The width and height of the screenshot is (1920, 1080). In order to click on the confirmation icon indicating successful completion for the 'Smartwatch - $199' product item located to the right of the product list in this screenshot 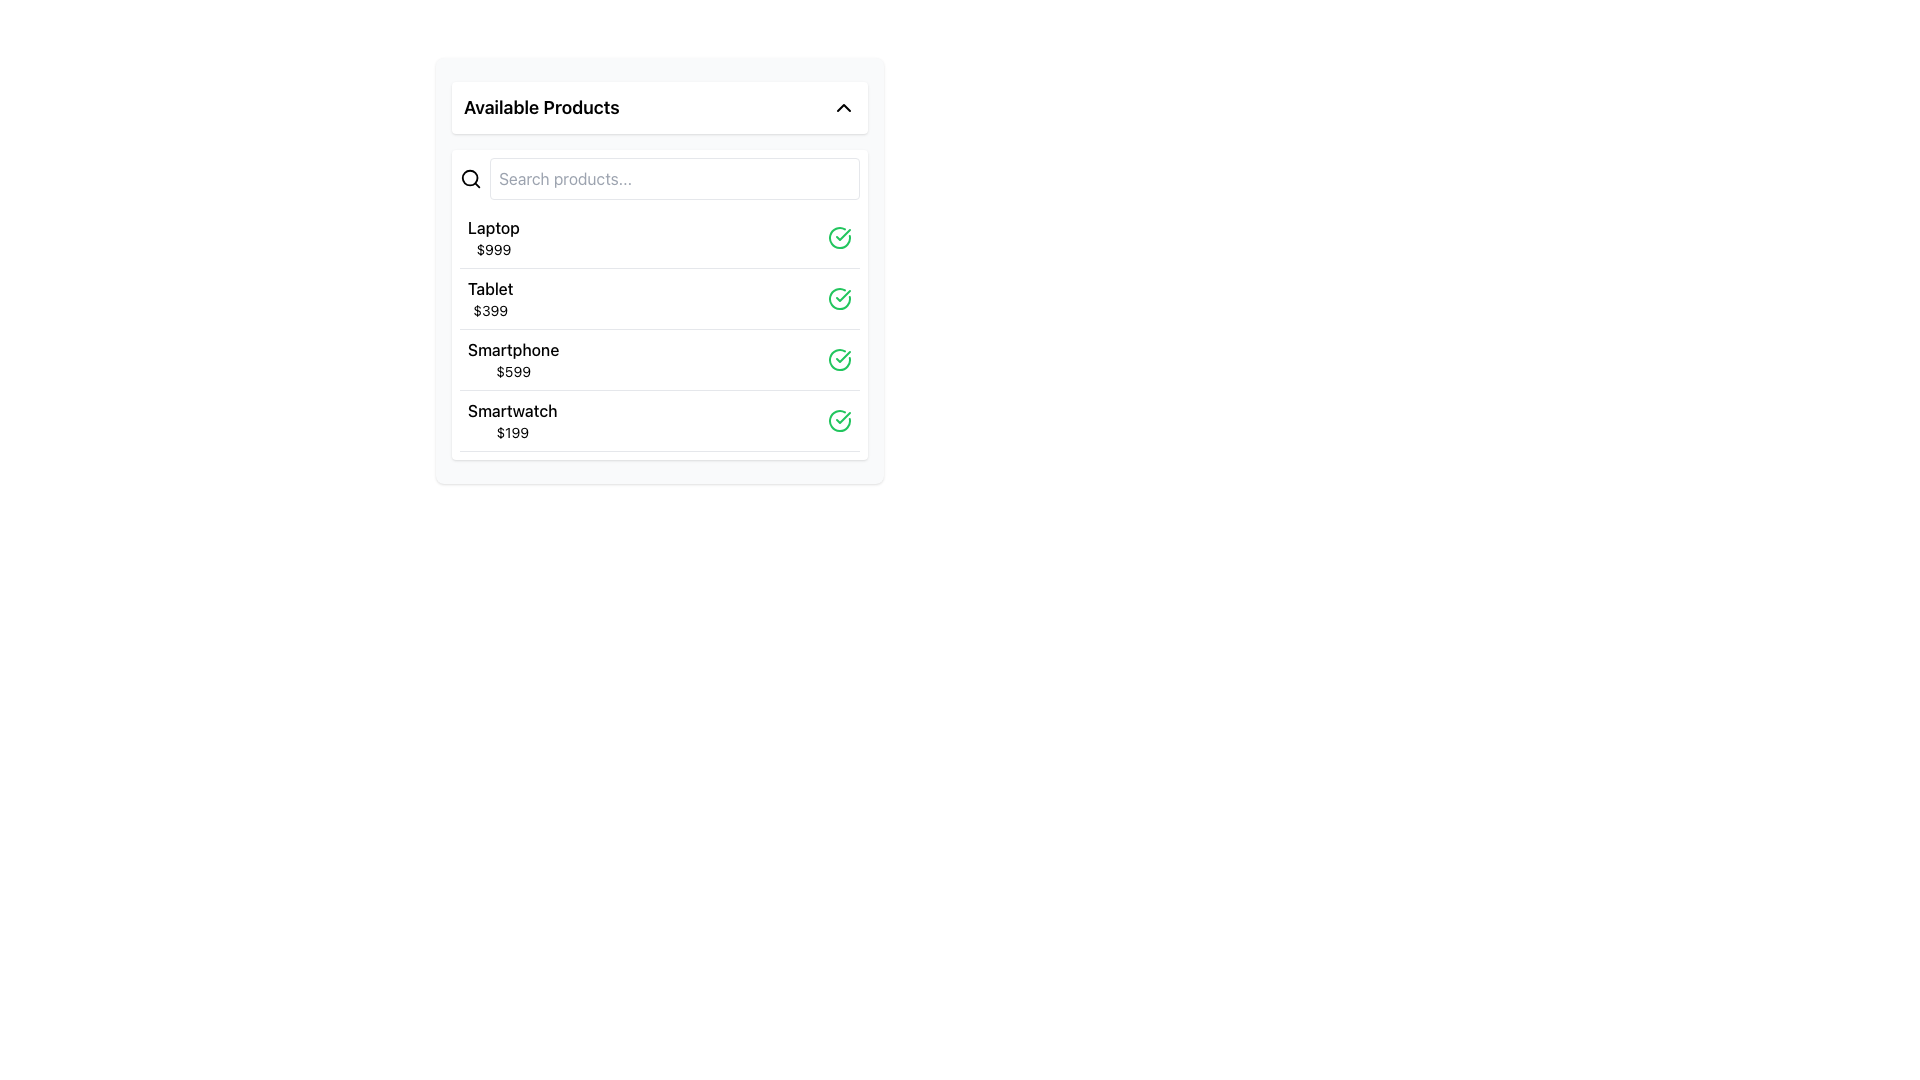, I will do `click(843, 356)`.